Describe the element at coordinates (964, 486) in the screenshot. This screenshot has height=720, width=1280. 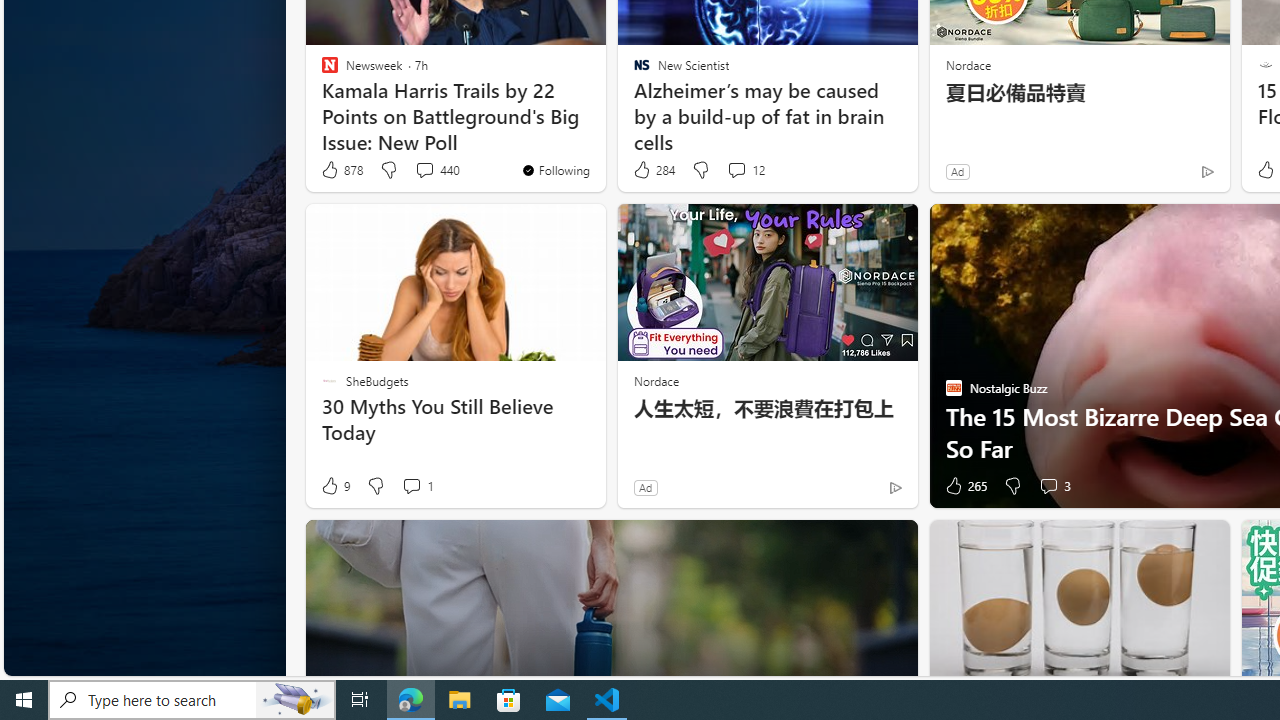
I see `'265 Like'` at that location.